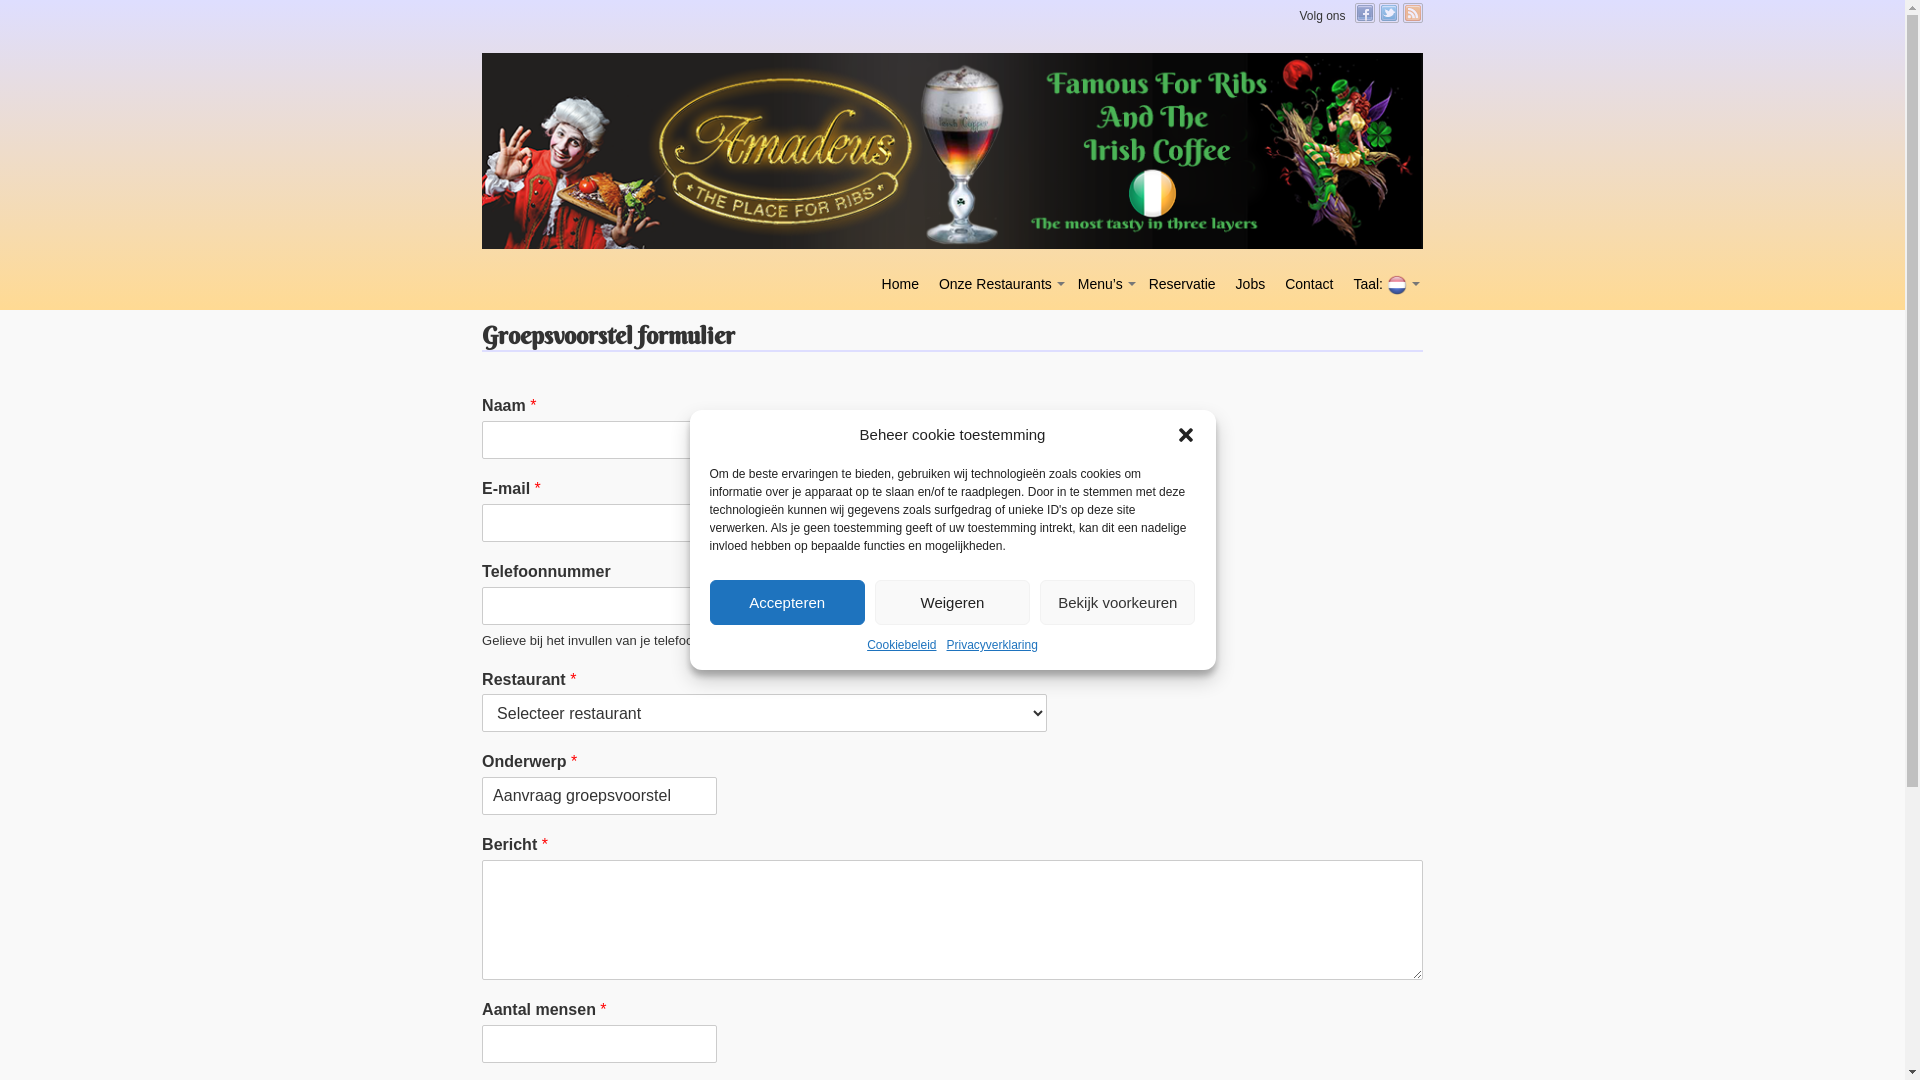 This screenshot has width=1920, height=1080. I want to click on 'Home', so click(899, 284).